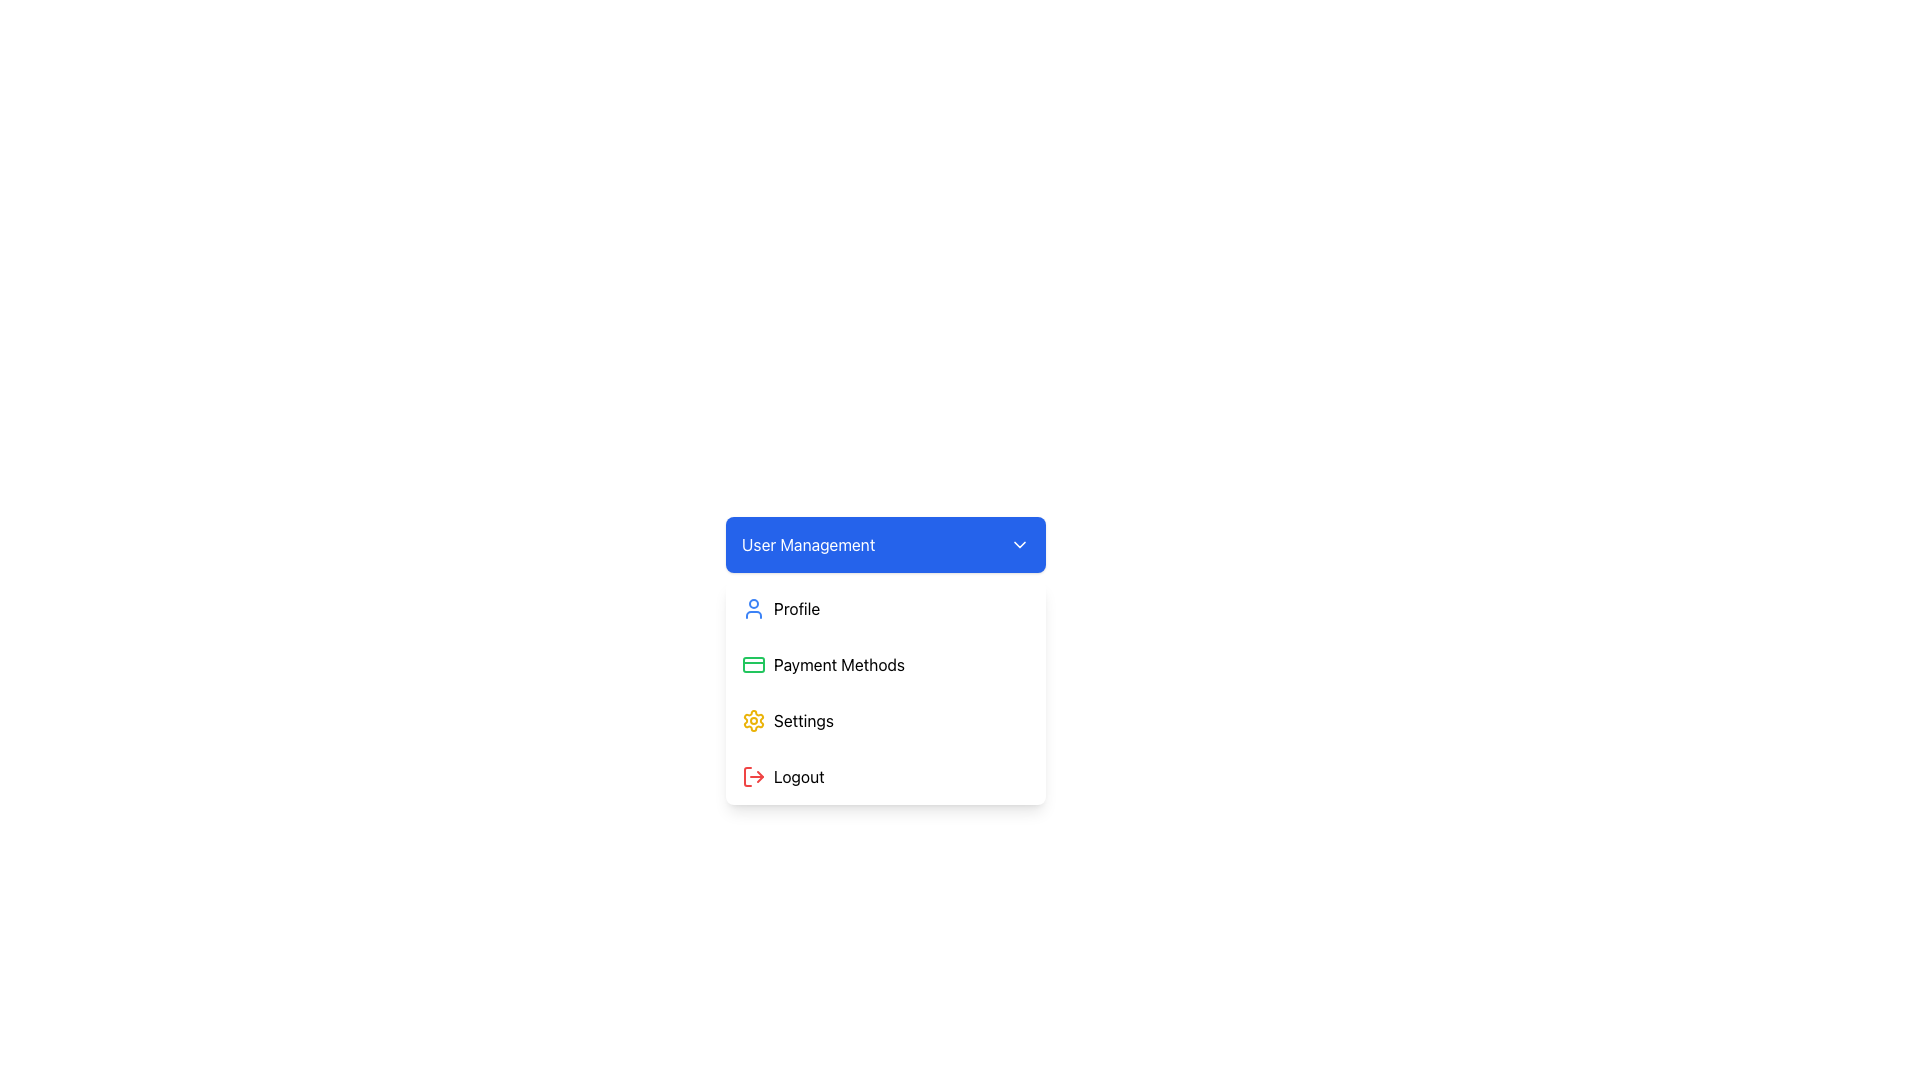 The image size is (1920, 1080). I want to click on the third text label in the dropdown menu that navigates to settings, revealing its hover effects, so click(803, 721).